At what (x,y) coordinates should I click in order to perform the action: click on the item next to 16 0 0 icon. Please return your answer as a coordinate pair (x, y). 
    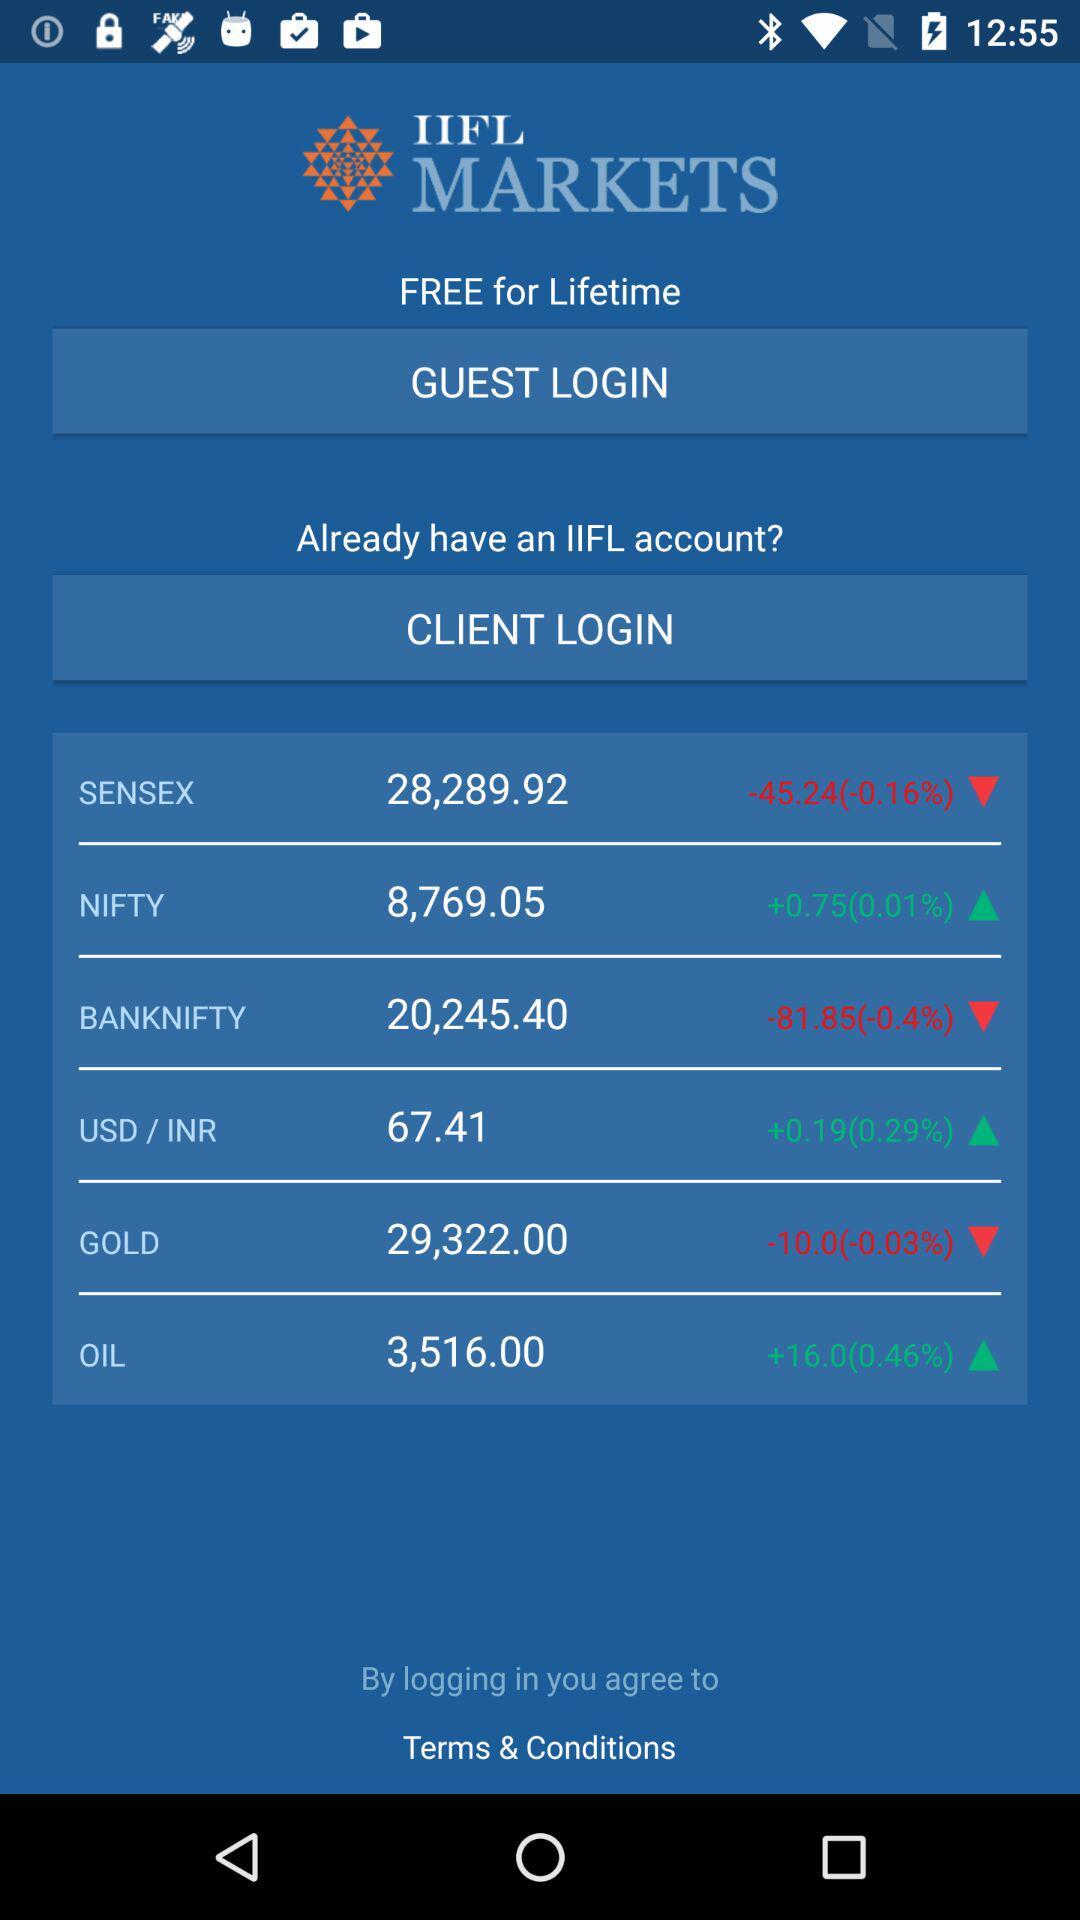
    Looking at the image, I should click on (523, 1349).